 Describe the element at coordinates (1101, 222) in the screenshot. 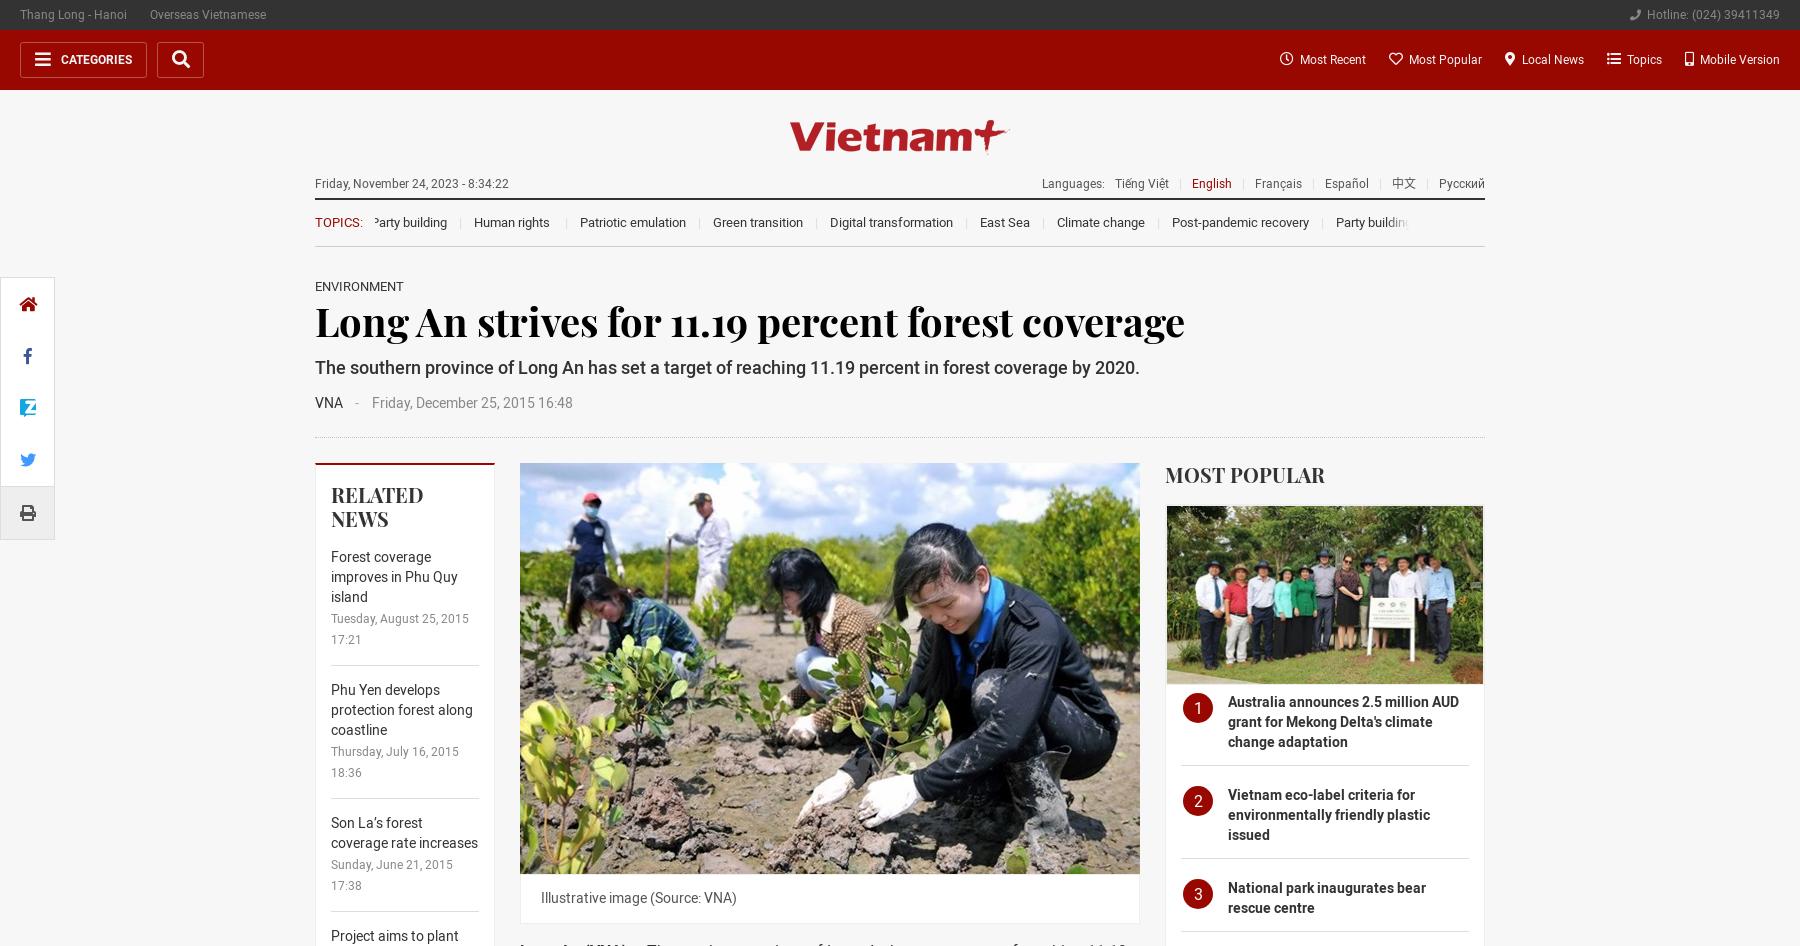

I see `'Climate change'` at that location.